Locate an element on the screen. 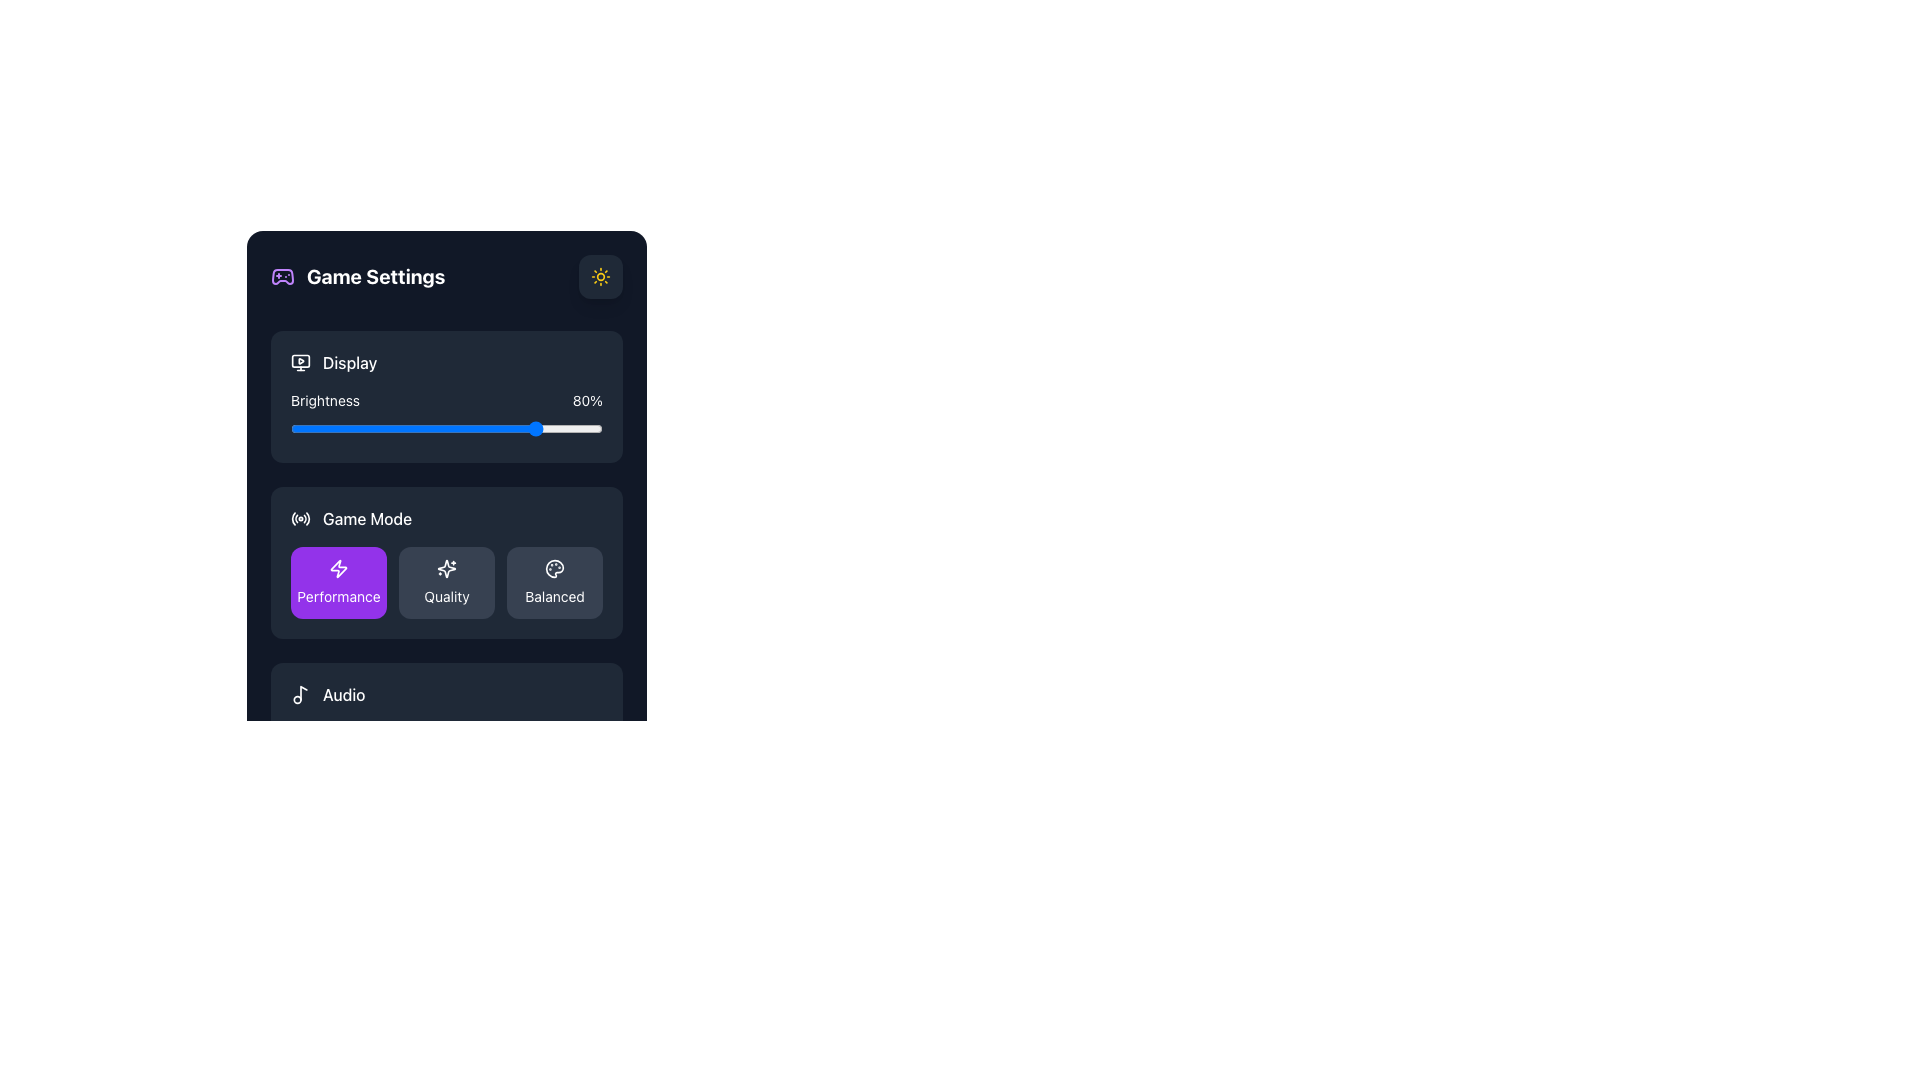 The height and width of the screenshot is (1080, 1920). brightness level is located at coordinates (583, 427).